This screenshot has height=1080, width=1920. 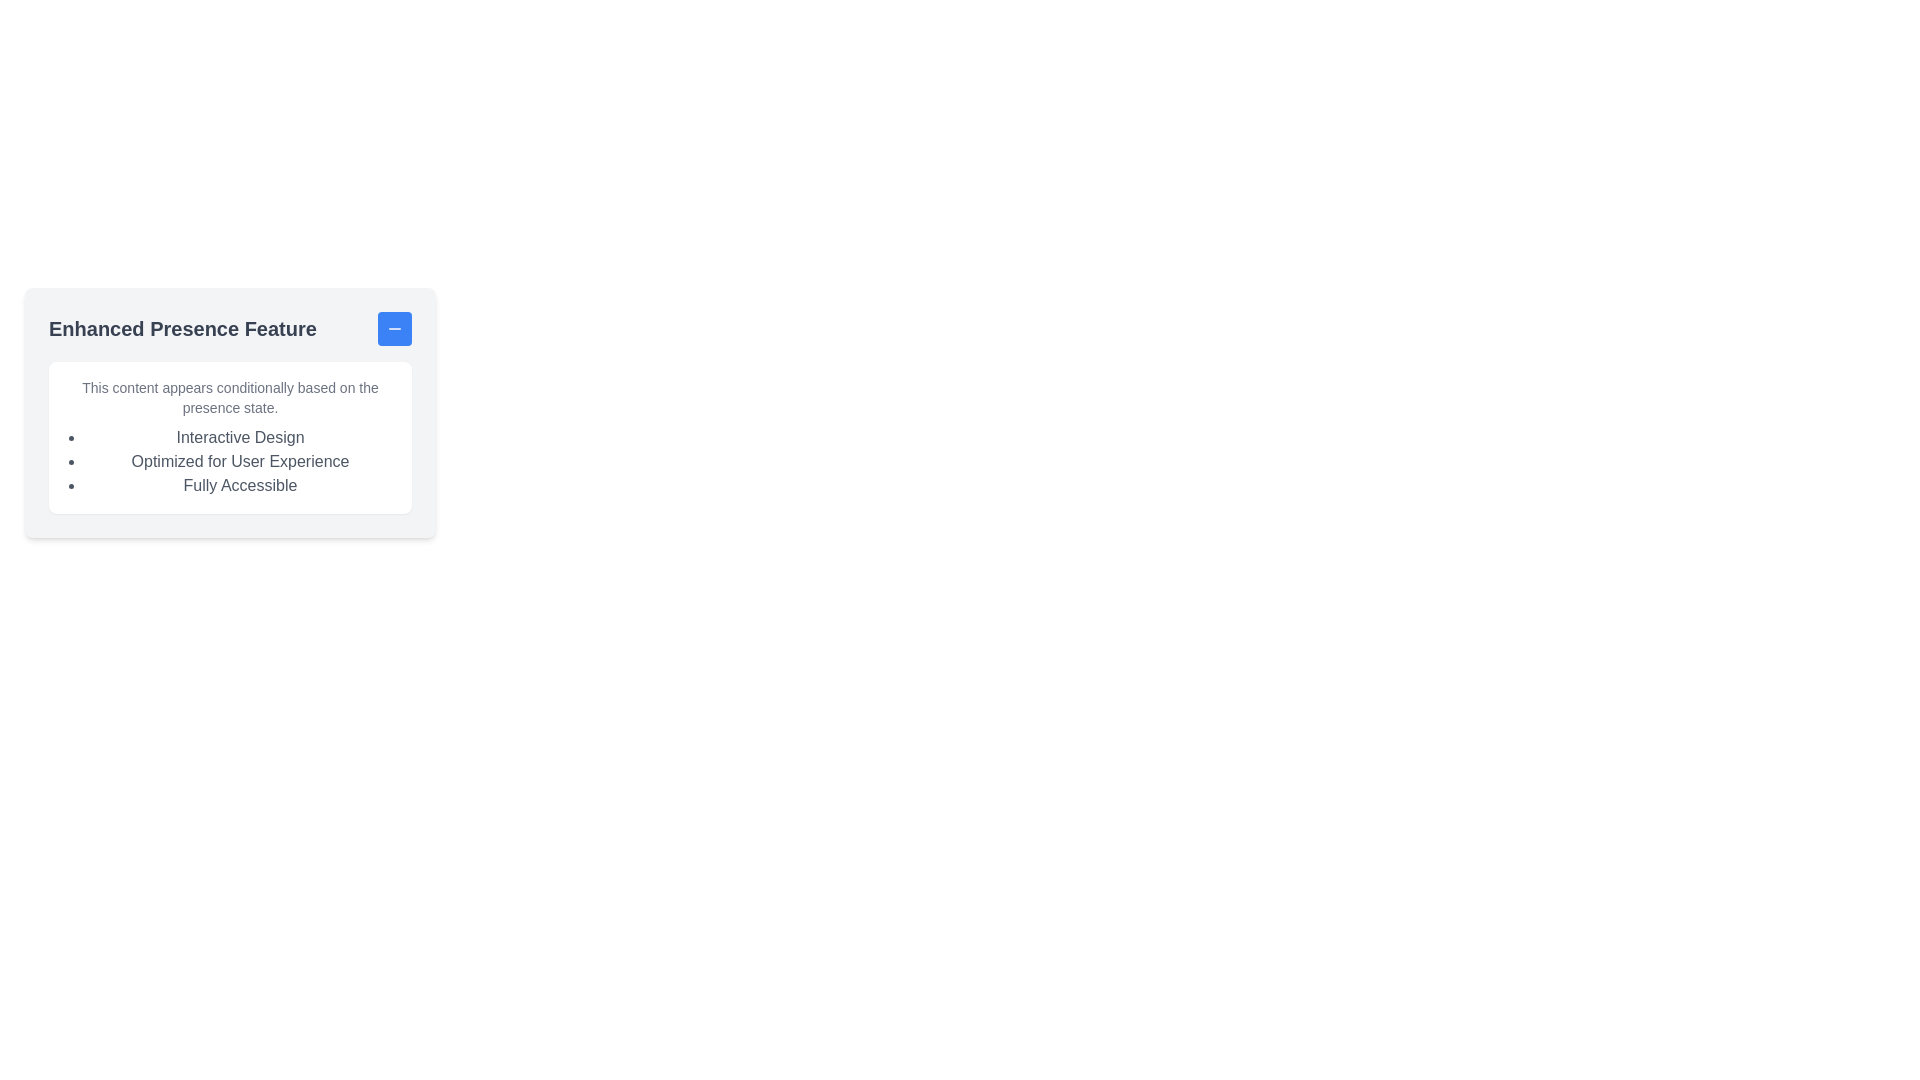 What do you see at coordinates (394, 327) in the screenshot?
I see `the minus icon located in the top-right corner of the light gray card layout` at bounding box center [394, 327].